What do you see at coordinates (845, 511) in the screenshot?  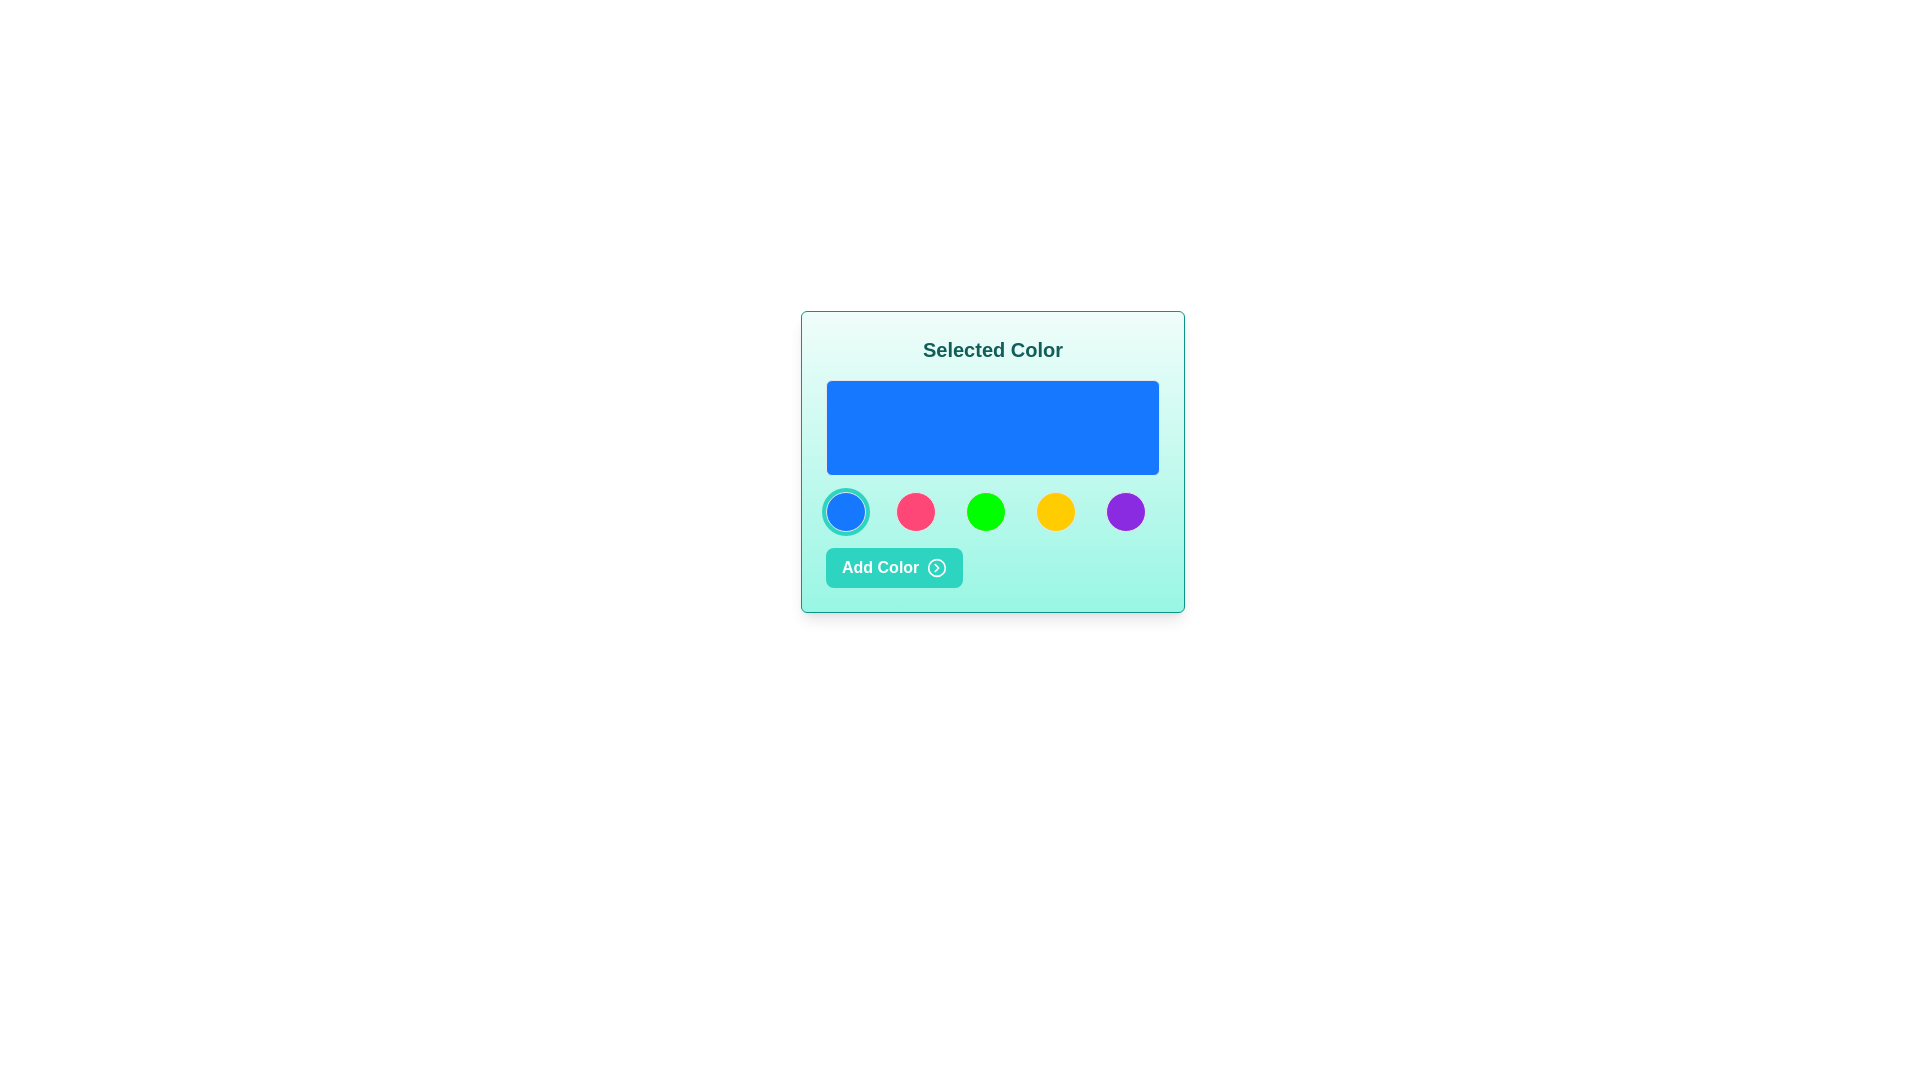 I see `the first circular button with a blue fill and teal ring located at the left end of the button row` at bounding box center [845, 511].